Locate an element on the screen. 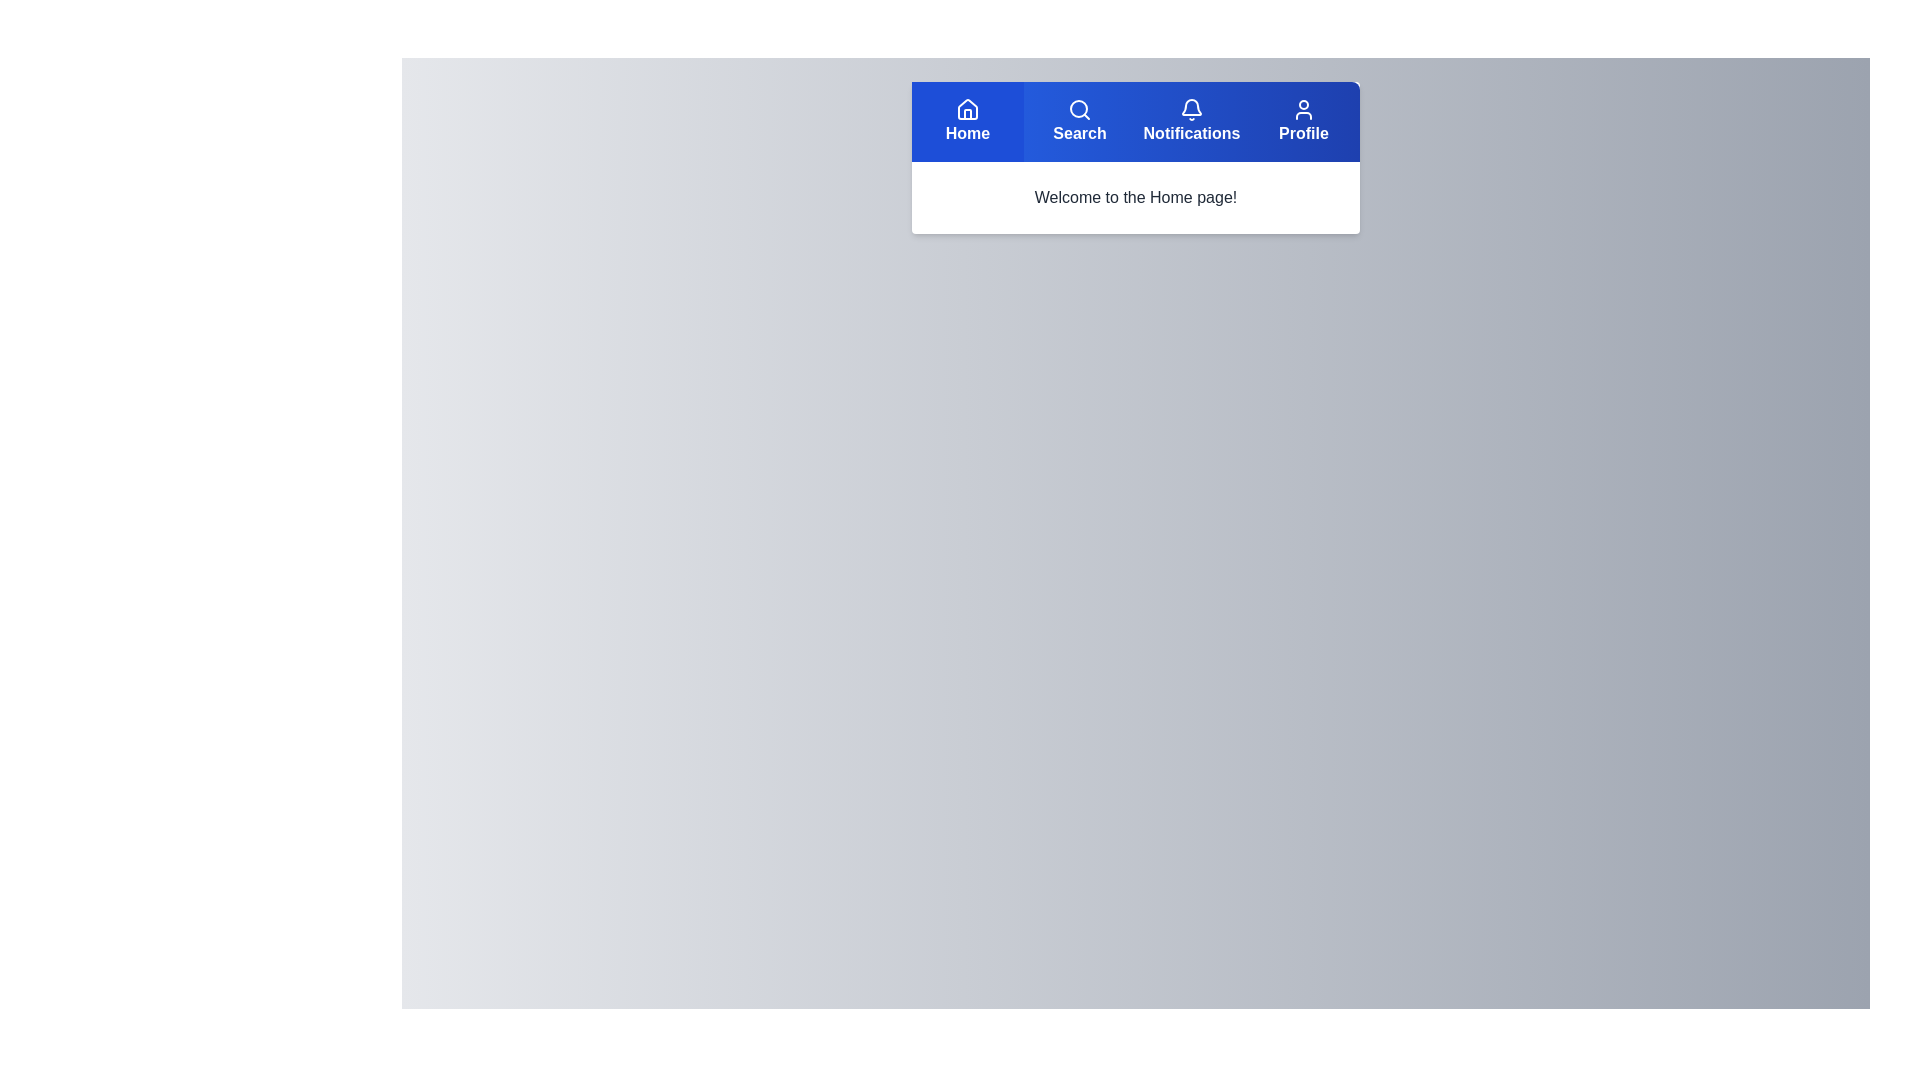  the Notifications tab by clicking its button is located at coordinates (1191, 122).